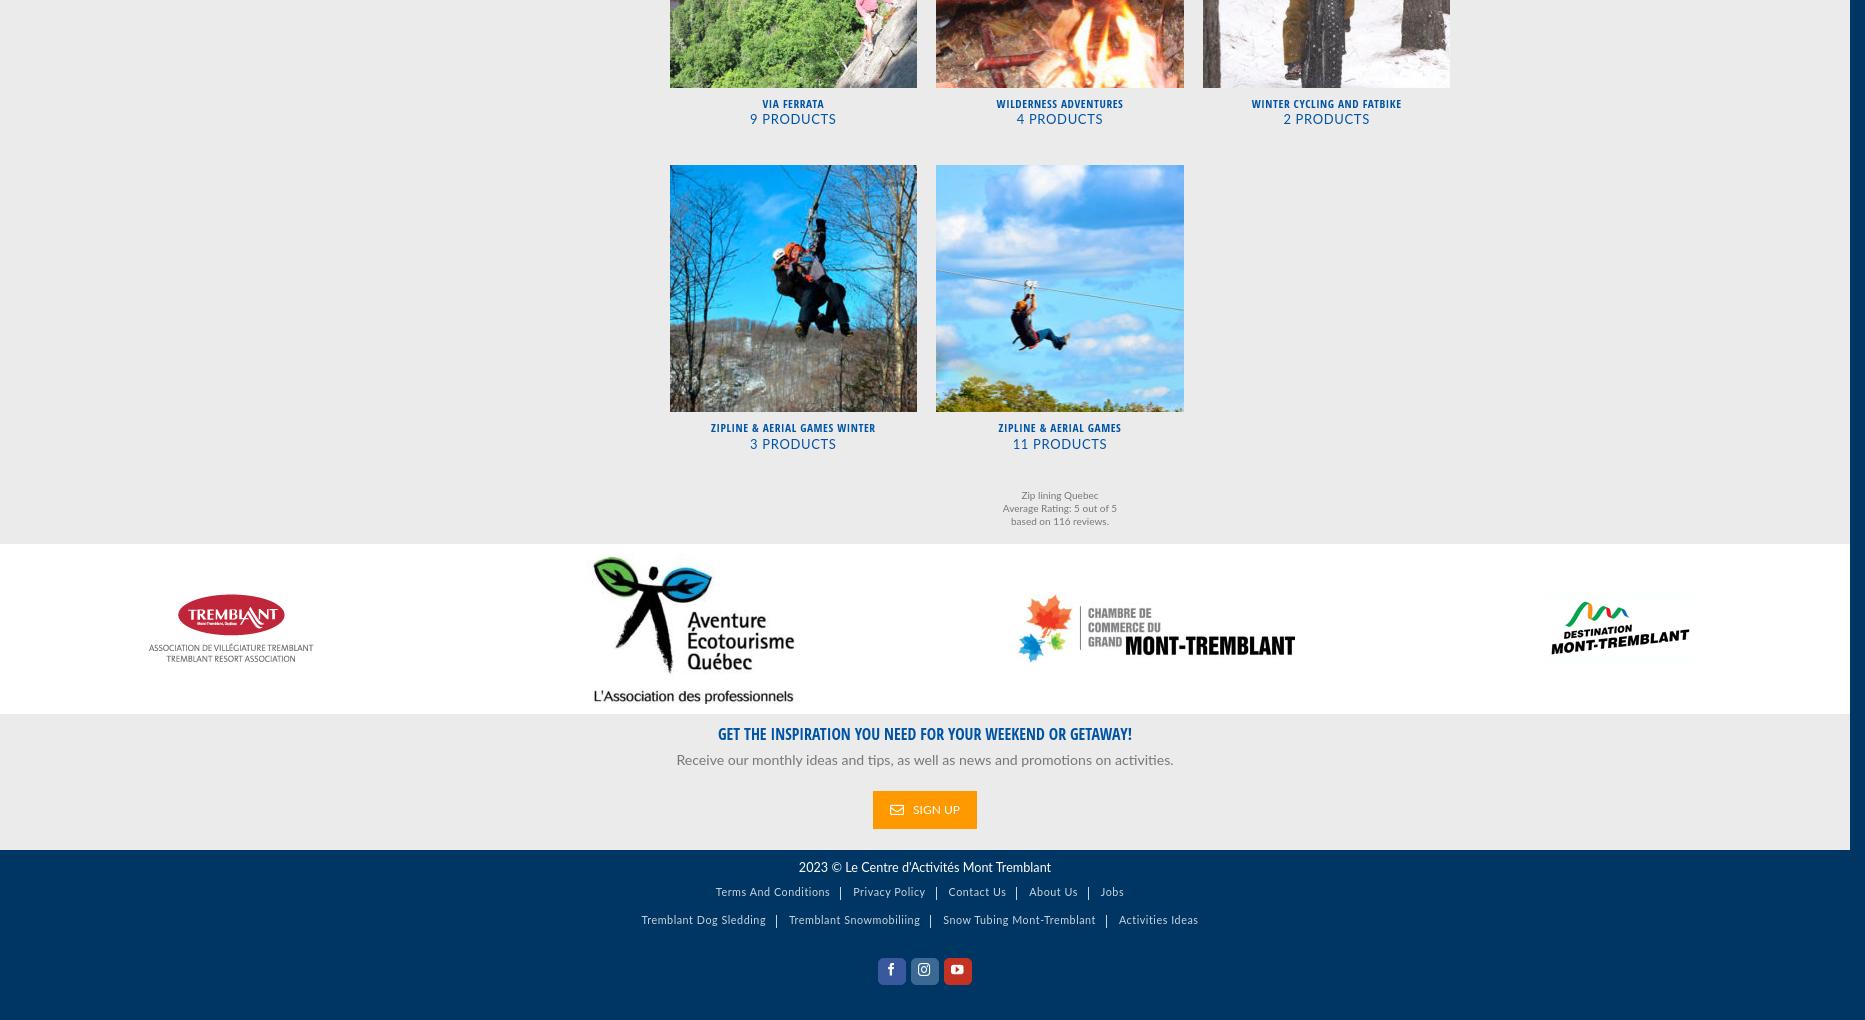  Describe the element at coordinates (1001, 507) in the screenshot. I see `'Average Rating:'` at that location.